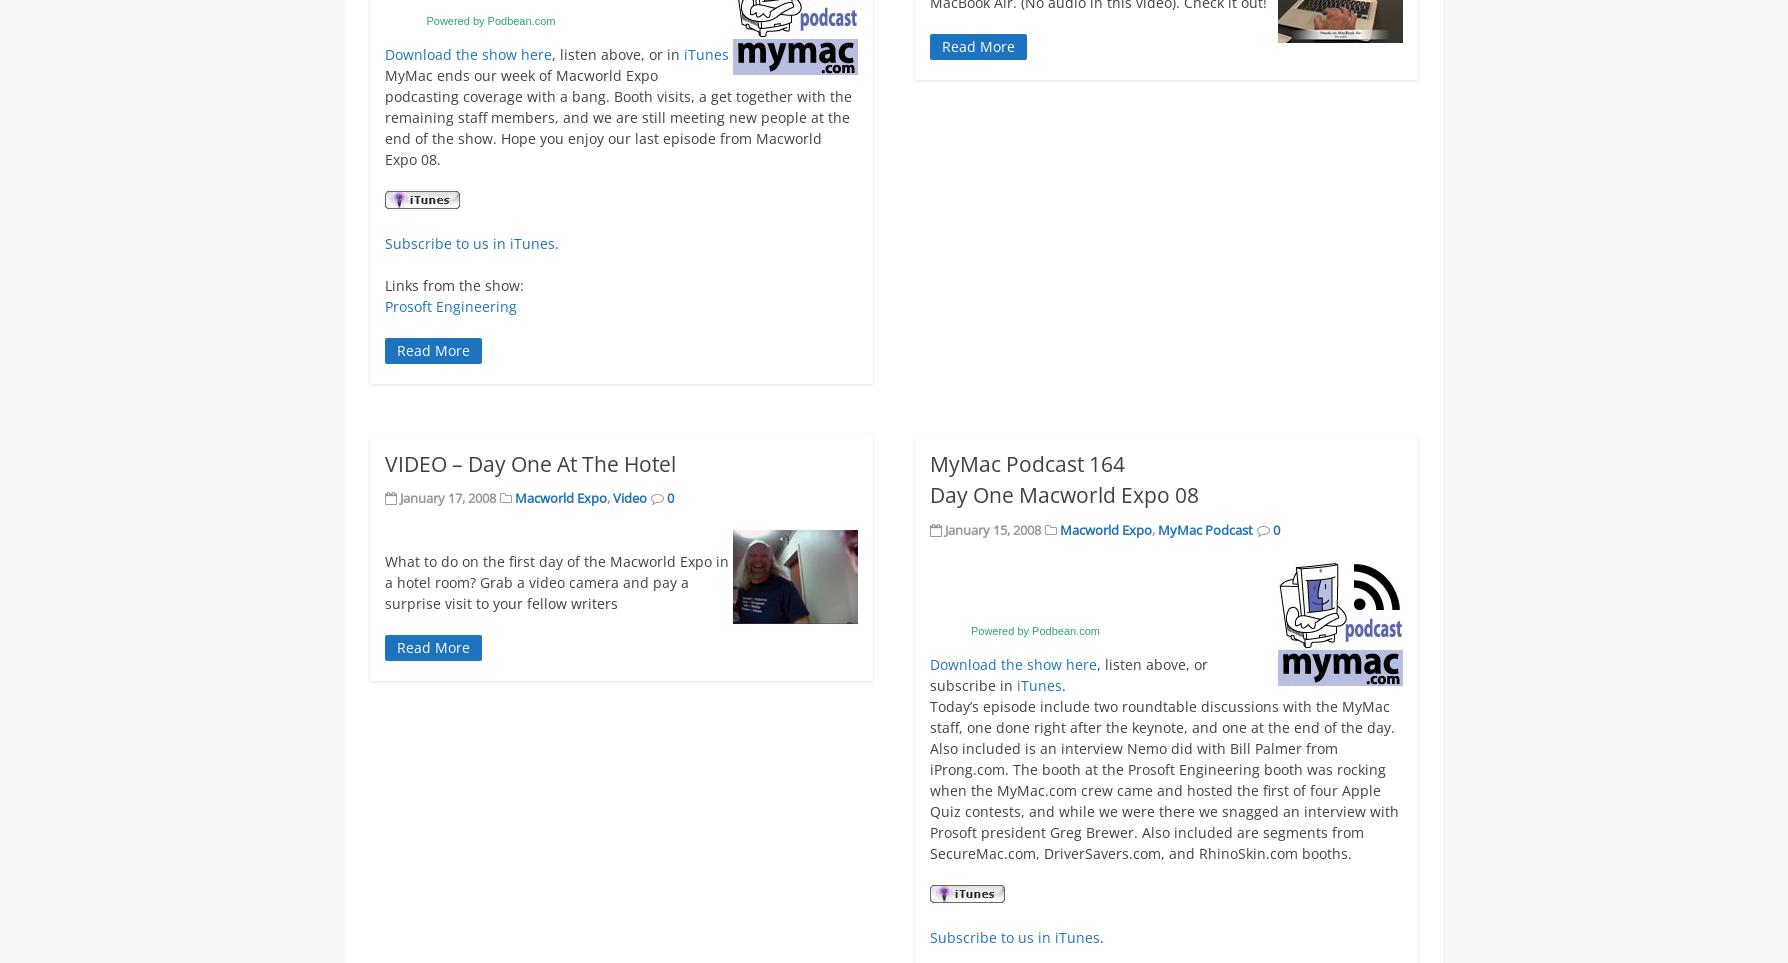 The image size is (1788, 963). Describe the element at coordinates (991, 527) in the screenshot. I see `'January 15, 2008'` at that location.